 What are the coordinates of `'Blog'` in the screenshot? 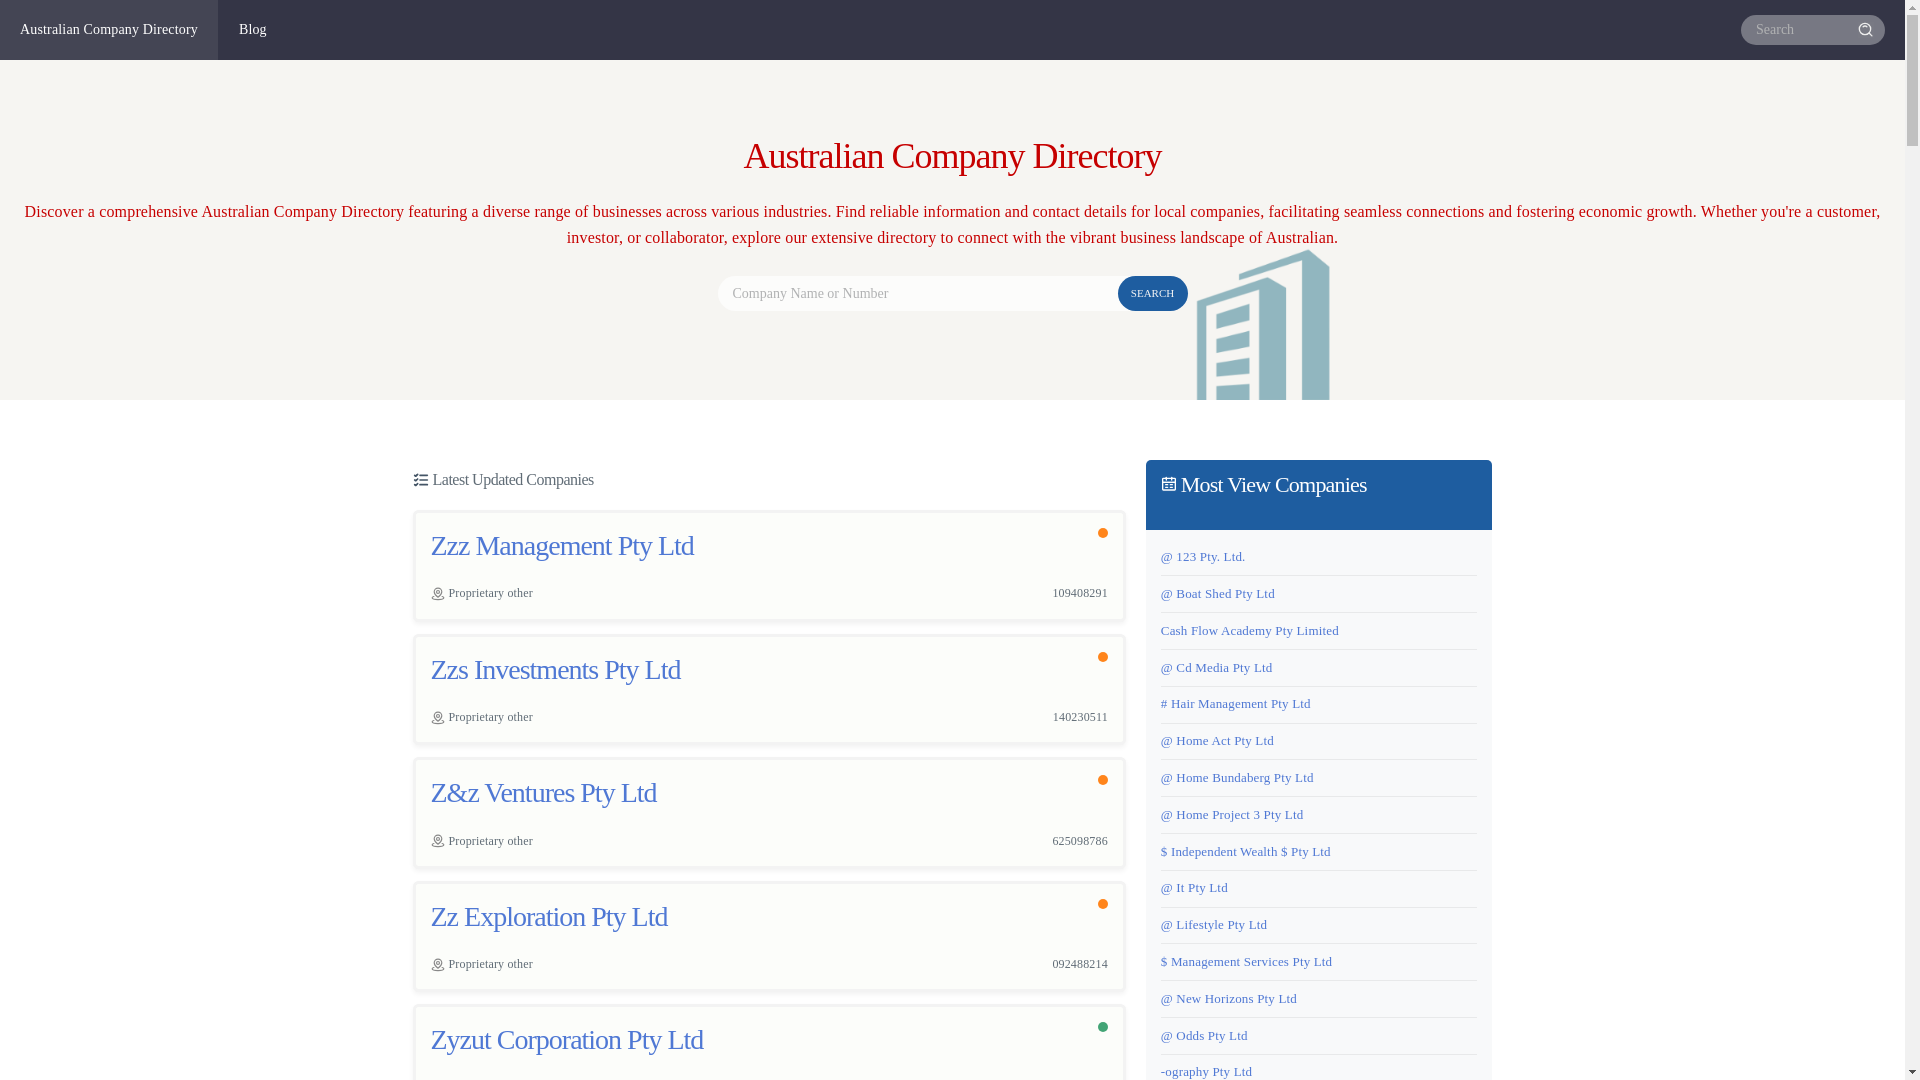 It's located at (219, 30).